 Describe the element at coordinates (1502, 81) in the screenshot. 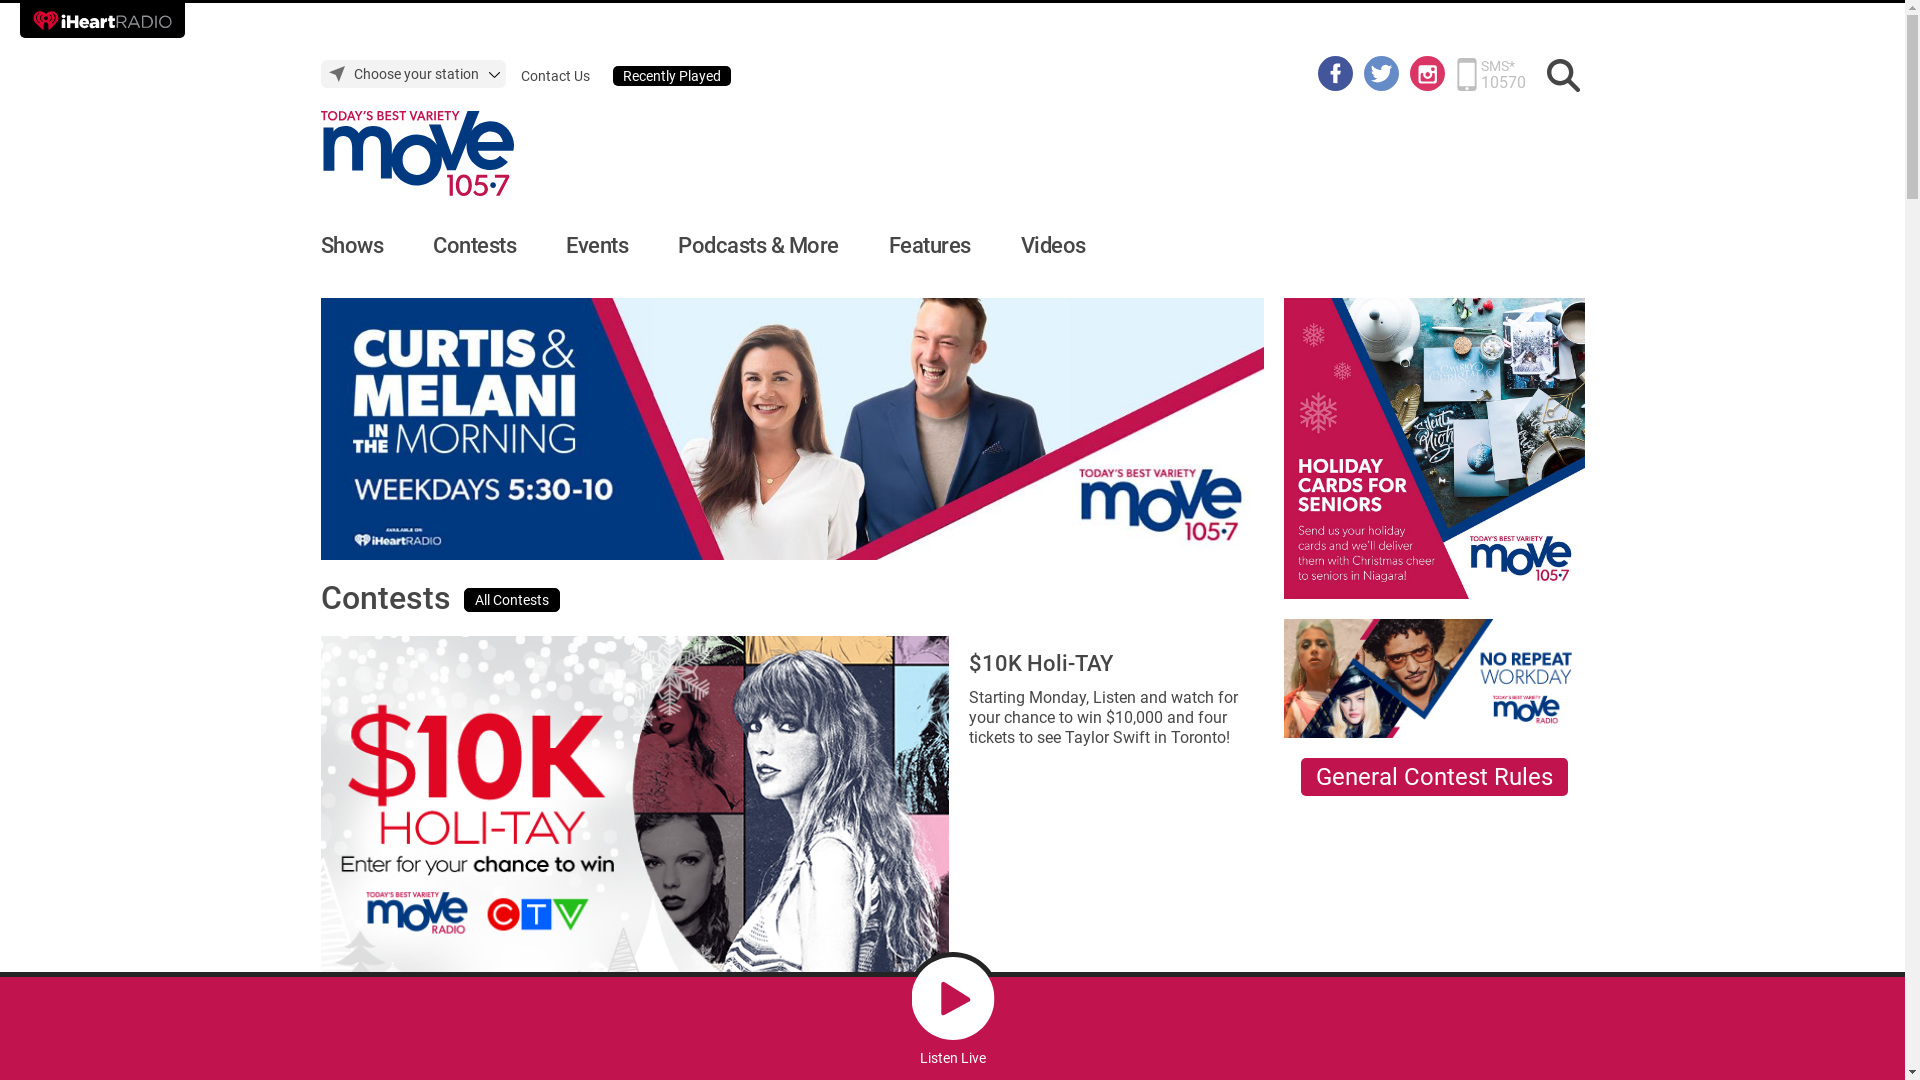

I see `'10570'` at that location.